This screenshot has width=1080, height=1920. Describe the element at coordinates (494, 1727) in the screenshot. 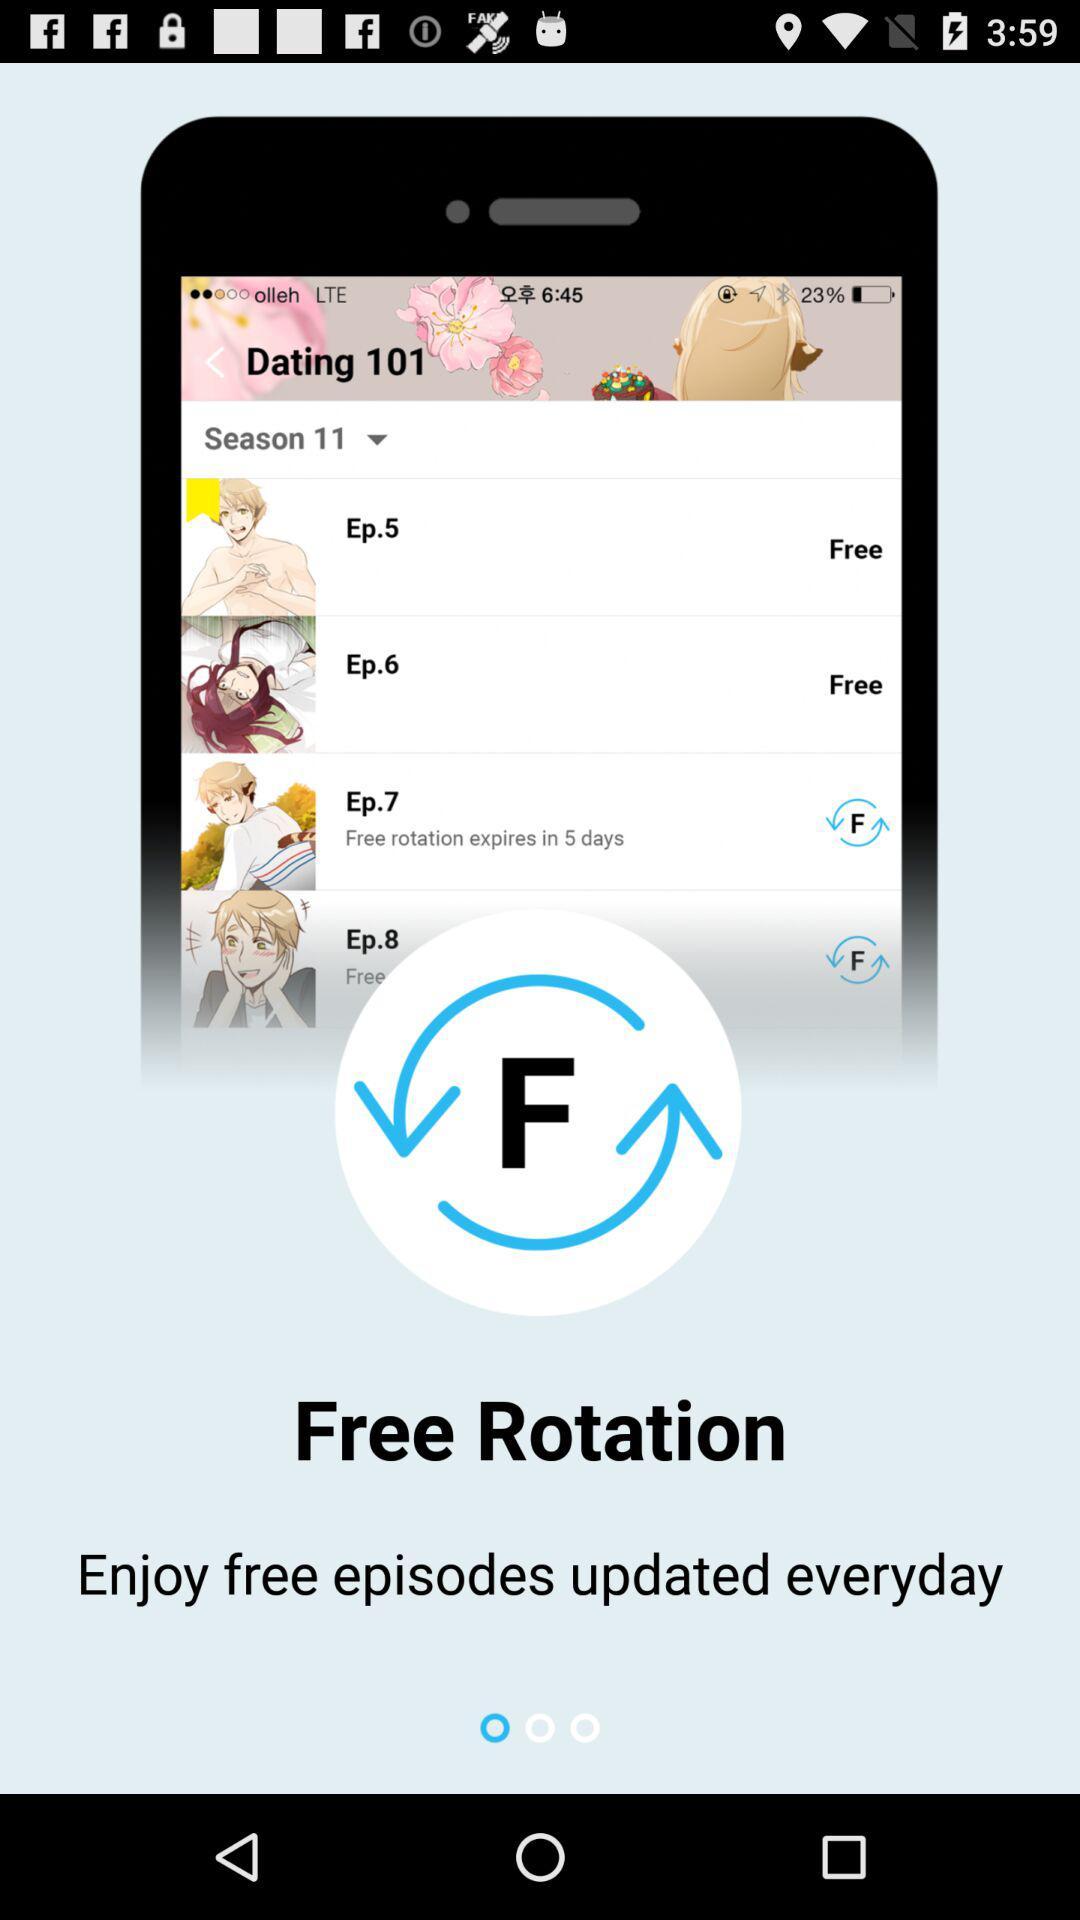

I see `icon below enjoy free episodes app` at that location.